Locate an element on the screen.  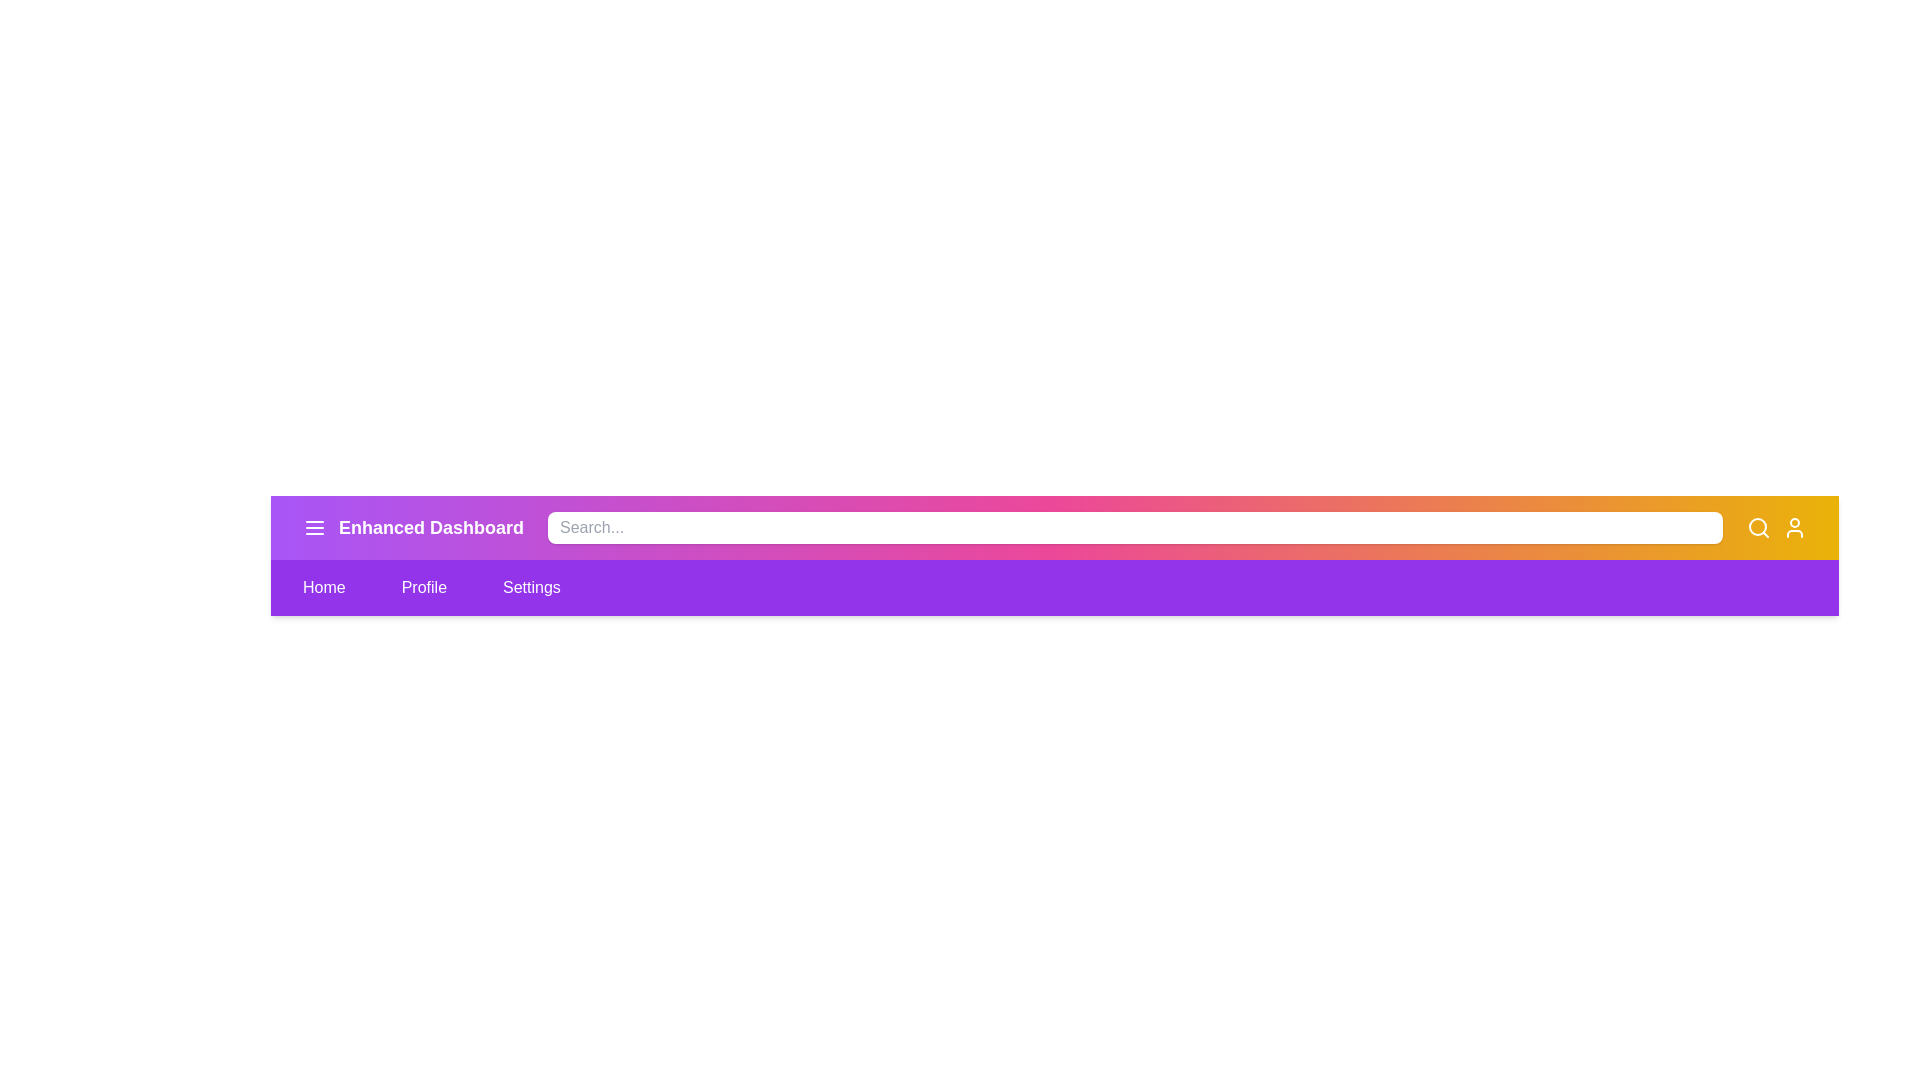
the menu item Home to highlight it is located at coordinates (324, 586).